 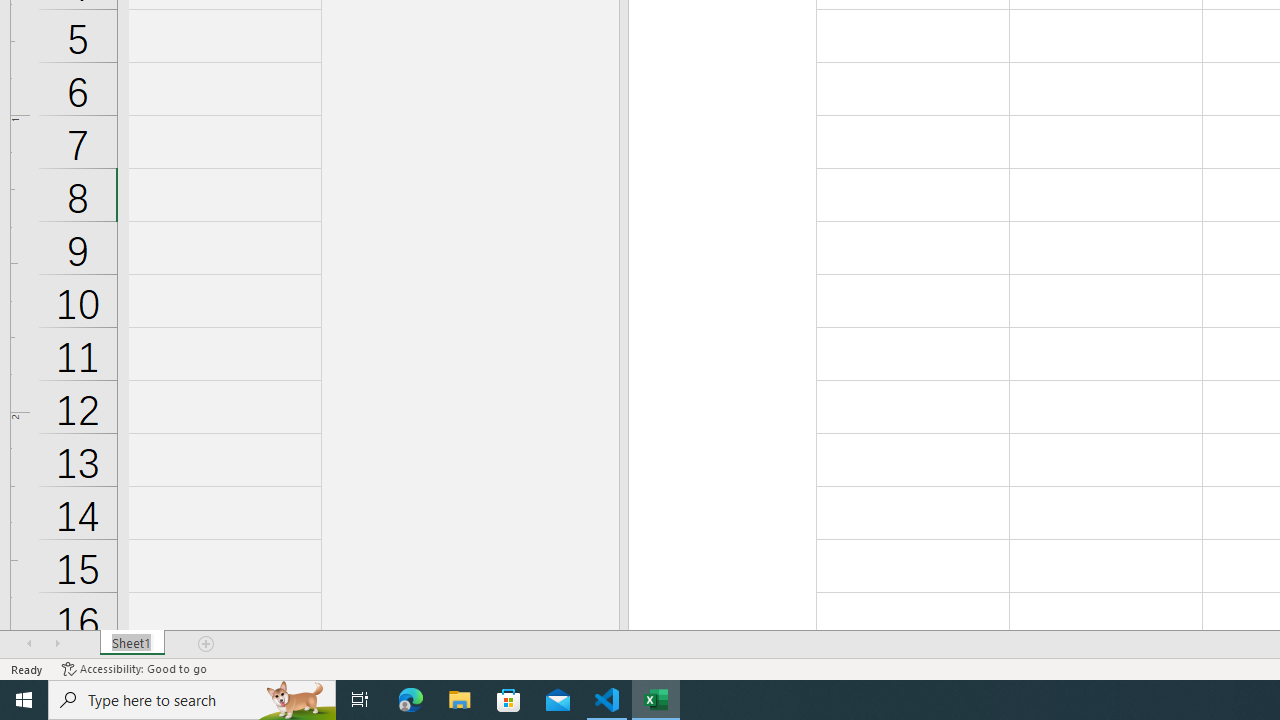 What do you see at coordinates (57, 644) in the screenshot?
I see `'Scroll Right'` at bounding box center [57, 644].